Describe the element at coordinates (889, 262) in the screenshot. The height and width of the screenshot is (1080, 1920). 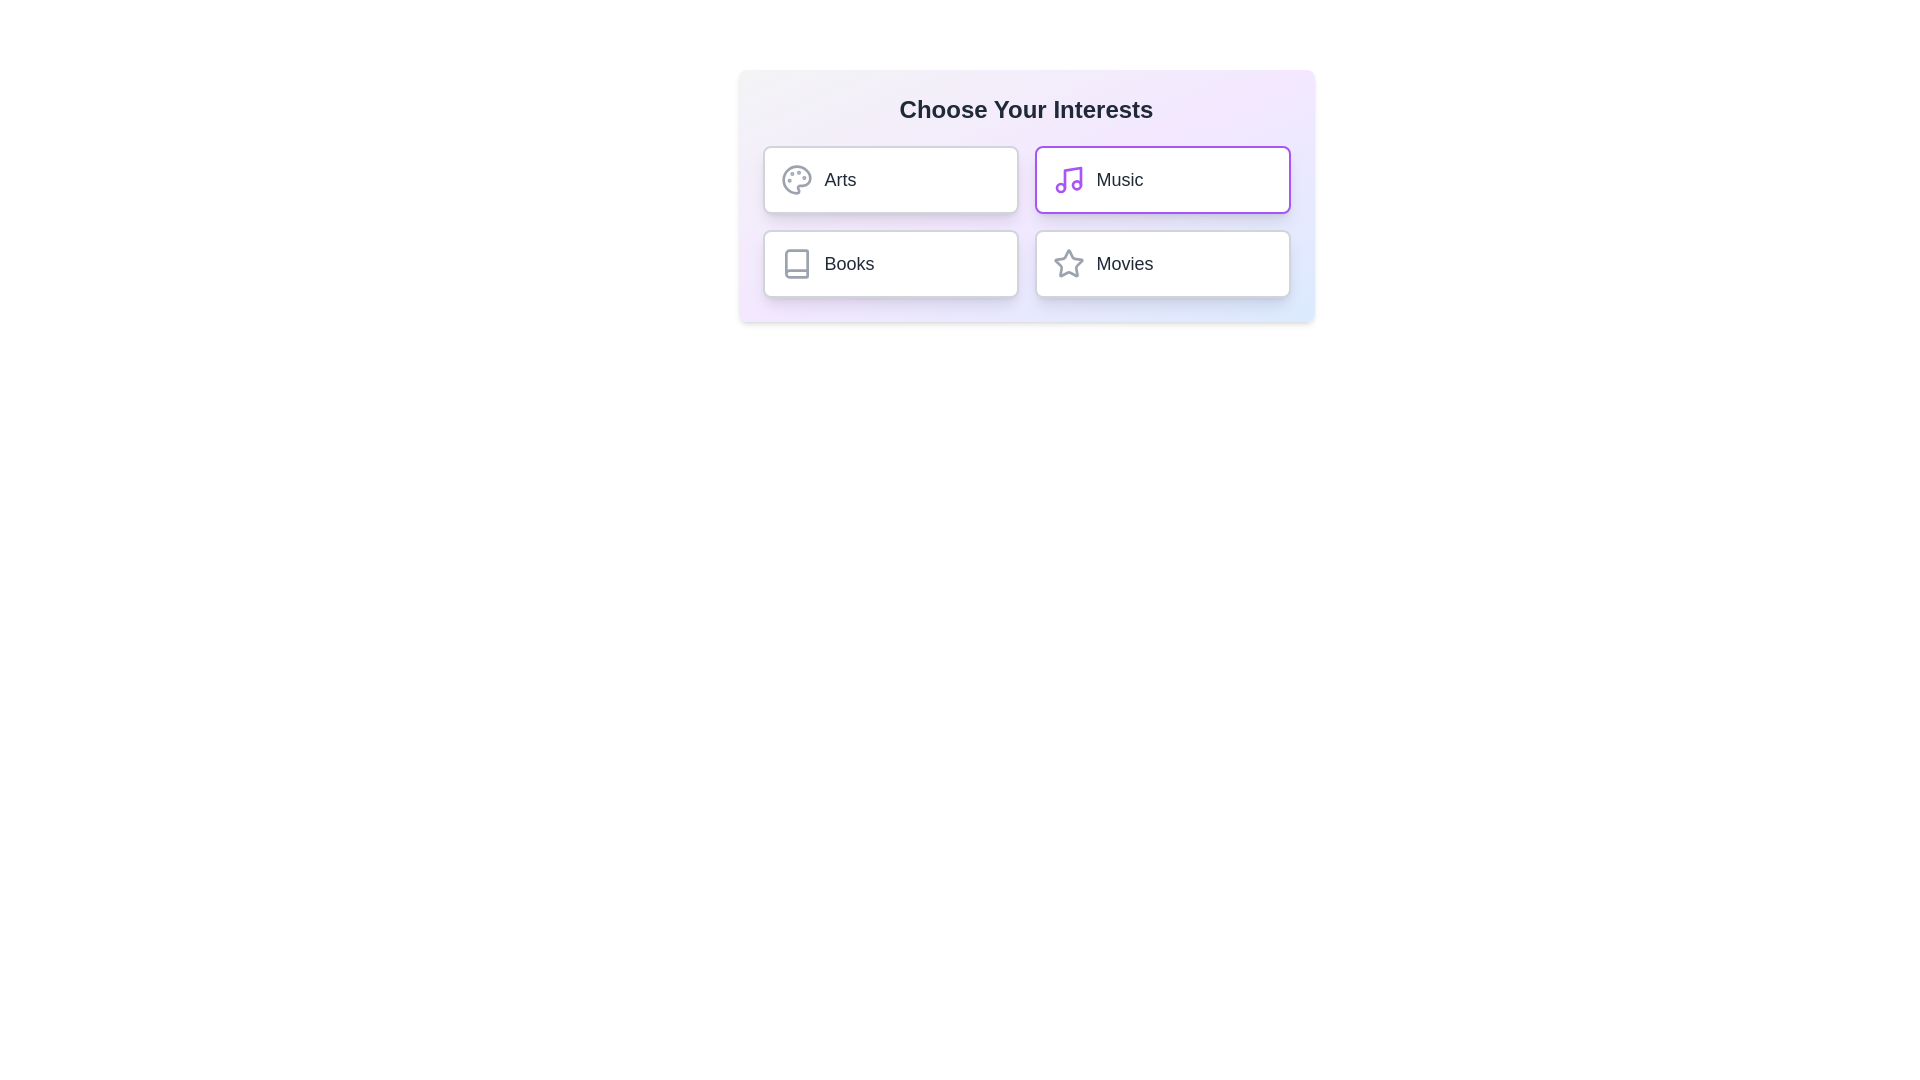
I see `the chip labeled Books` at that location.